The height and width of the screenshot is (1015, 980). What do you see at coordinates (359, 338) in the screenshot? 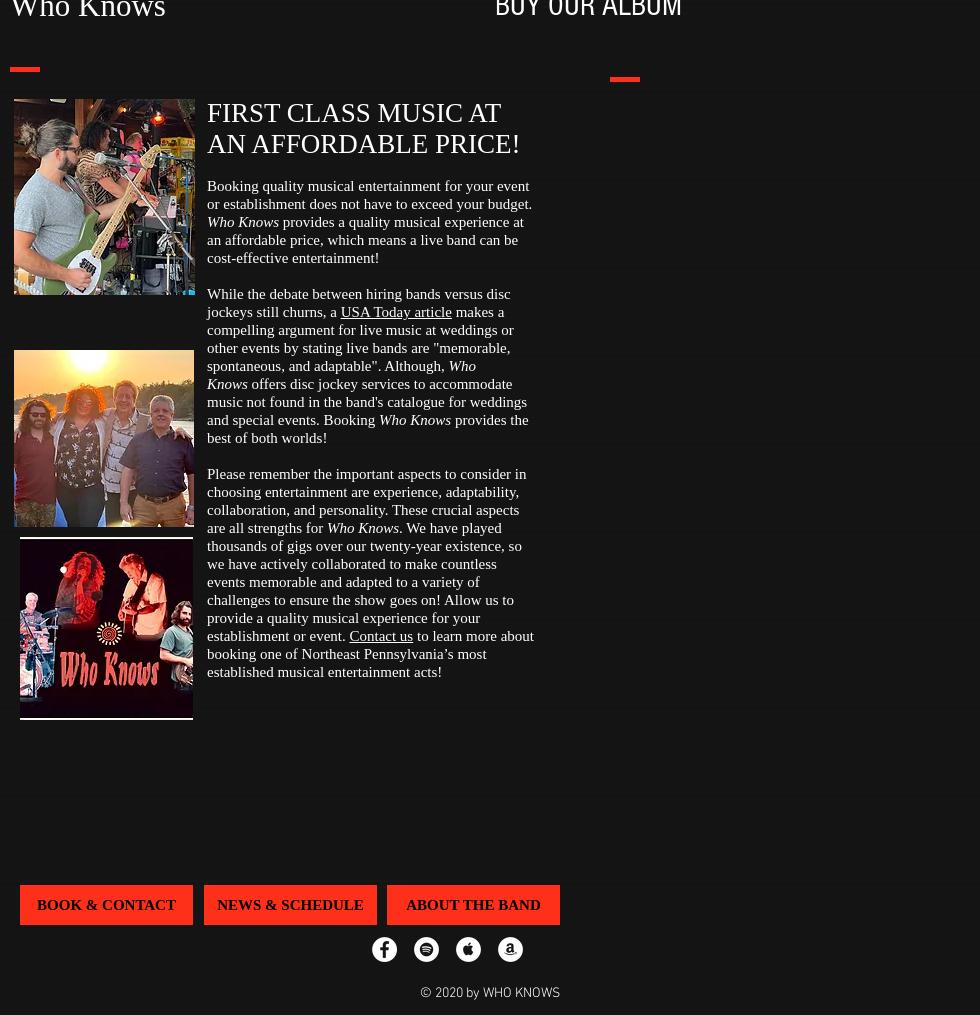
I see `'makes a compelling argument for live music at weddings or other events by stating live bands are "memorable, spontaneous, and adaptable". Although,'` at bounding box center [359, 338].